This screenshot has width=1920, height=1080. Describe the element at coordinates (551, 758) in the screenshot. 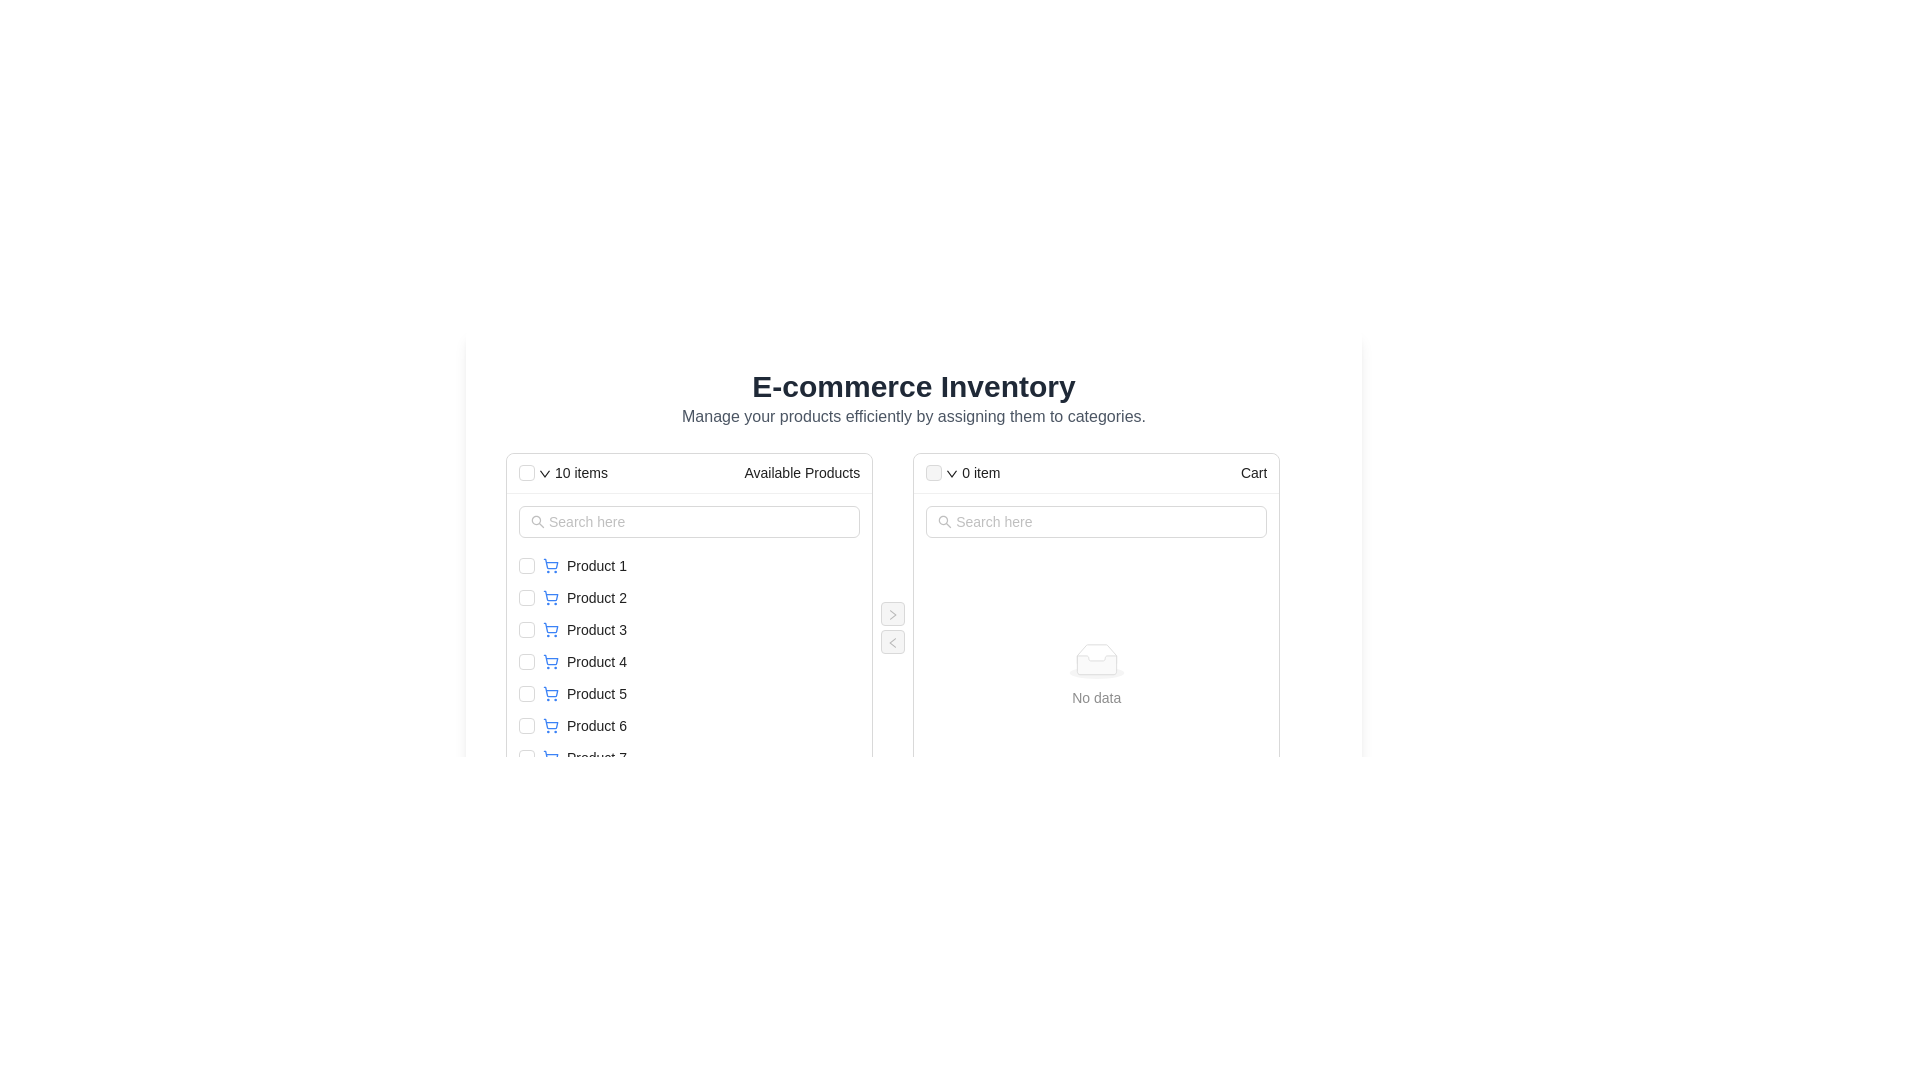

I see `the blue shopping cart icon located to the left of 'Product 7' in the vertical list` at that location.